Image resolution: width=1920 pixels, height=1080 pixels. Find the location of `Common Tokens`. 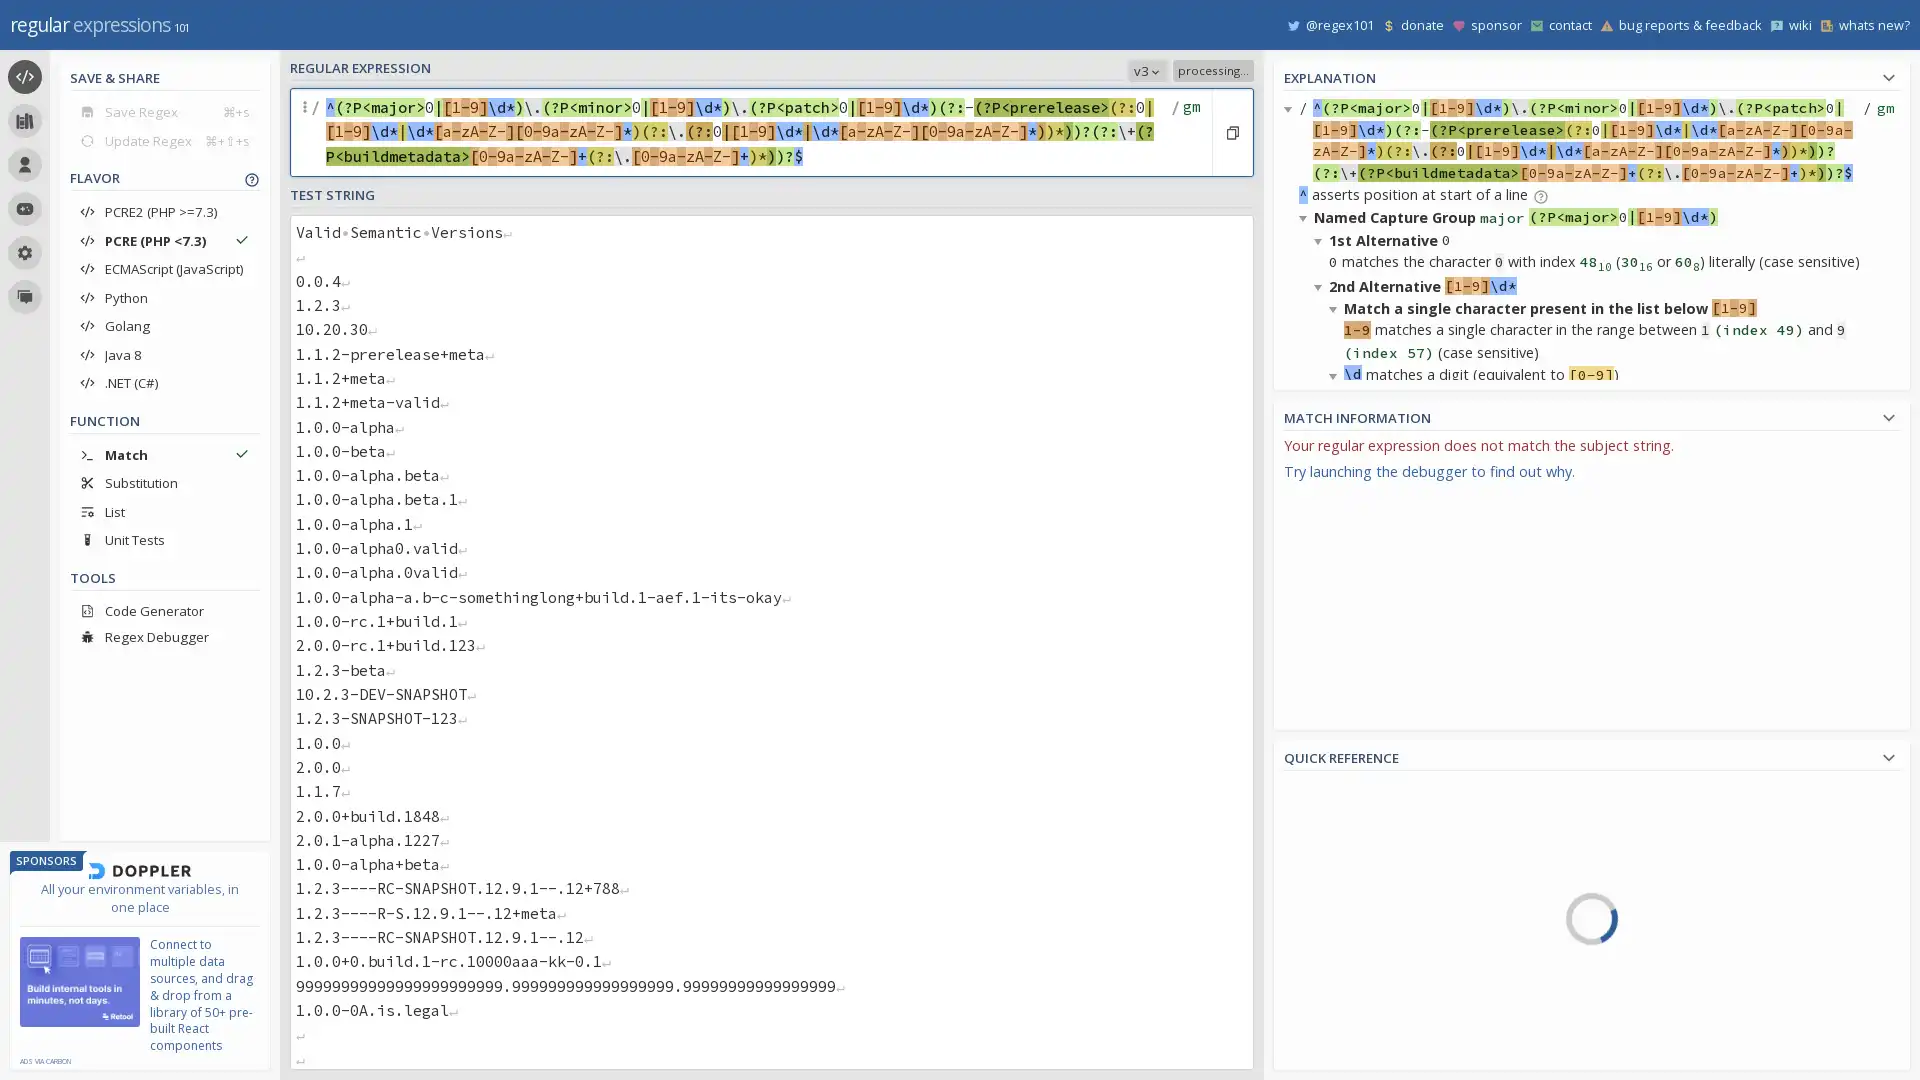

Common Tokens is located at coordinates (1377, 857).